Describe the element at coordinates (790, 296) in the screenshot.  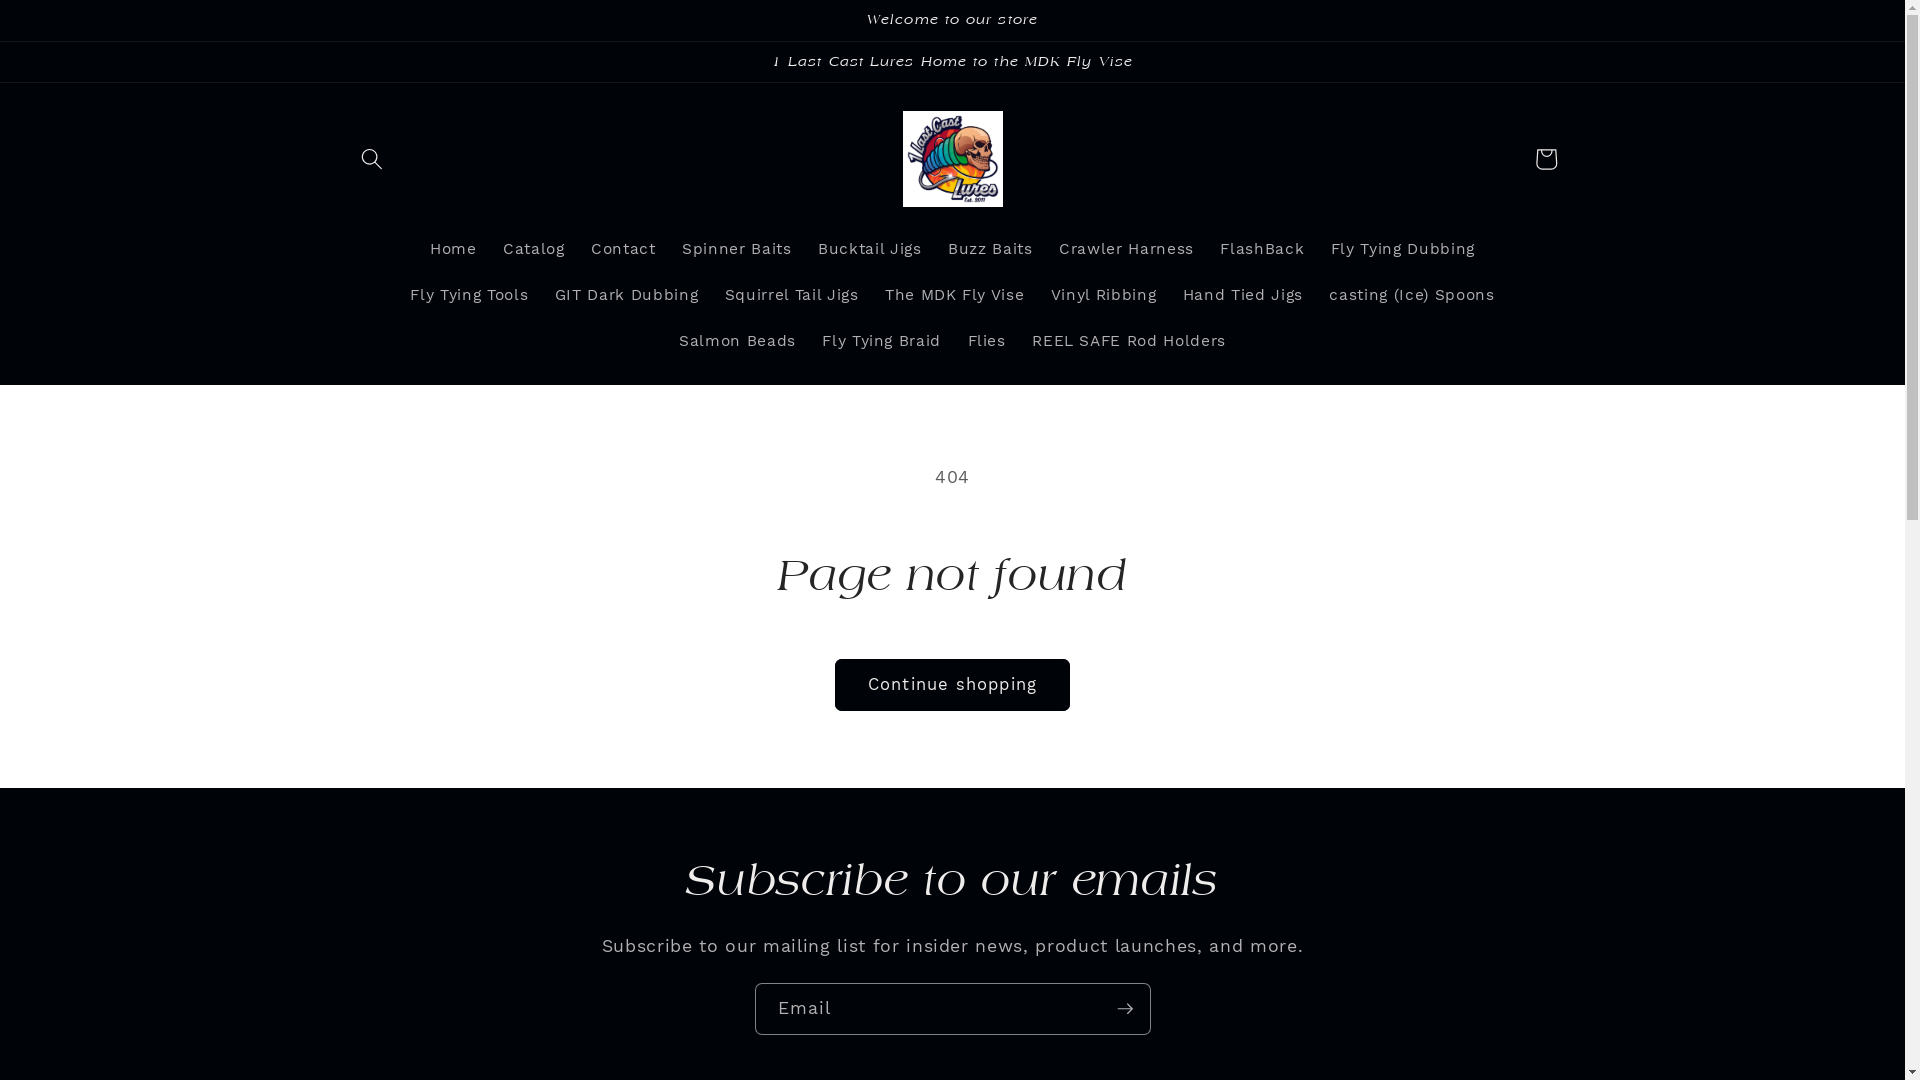
I see `'Squirrel Tail Jigs'` at that location.